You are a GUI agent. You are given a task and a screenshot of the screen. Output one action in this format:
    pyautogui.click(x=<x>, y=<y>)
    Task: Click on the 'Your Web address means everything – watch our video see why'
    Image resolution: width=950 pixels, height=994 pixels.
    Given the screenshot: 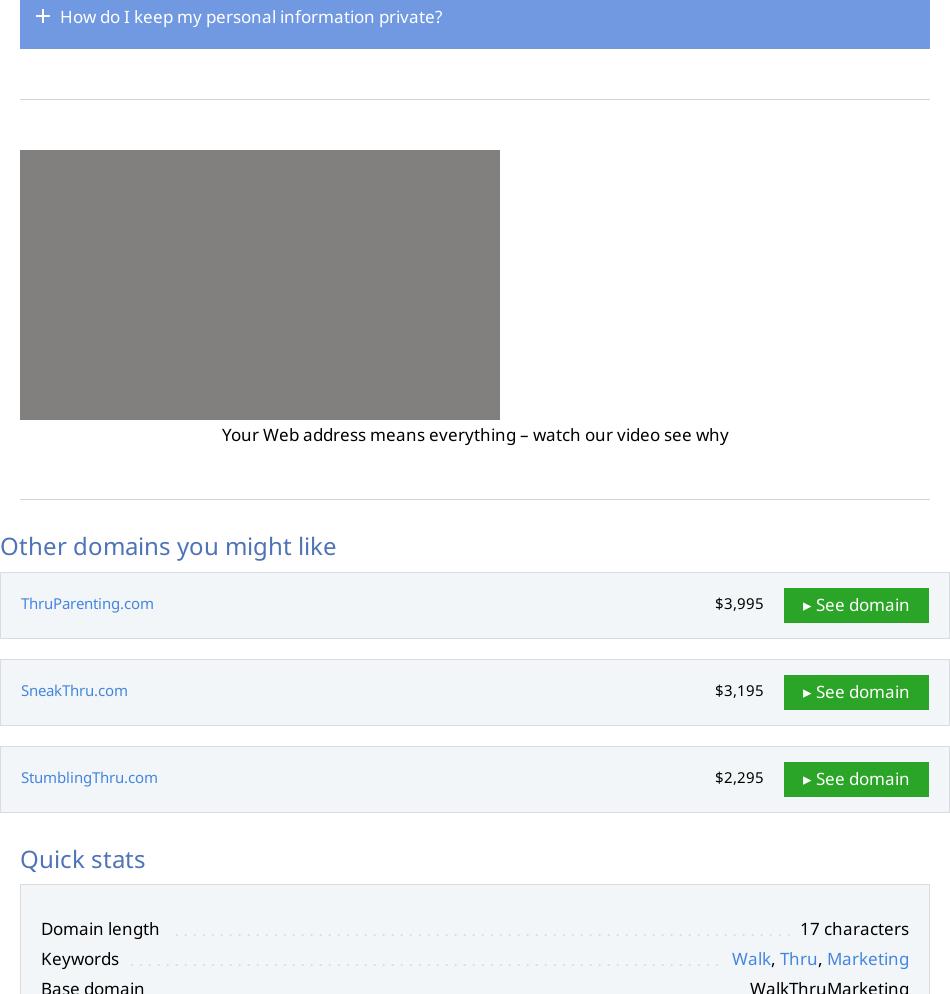 What is the action you would take?
    pyautogui.click(x=473, y=433)
    